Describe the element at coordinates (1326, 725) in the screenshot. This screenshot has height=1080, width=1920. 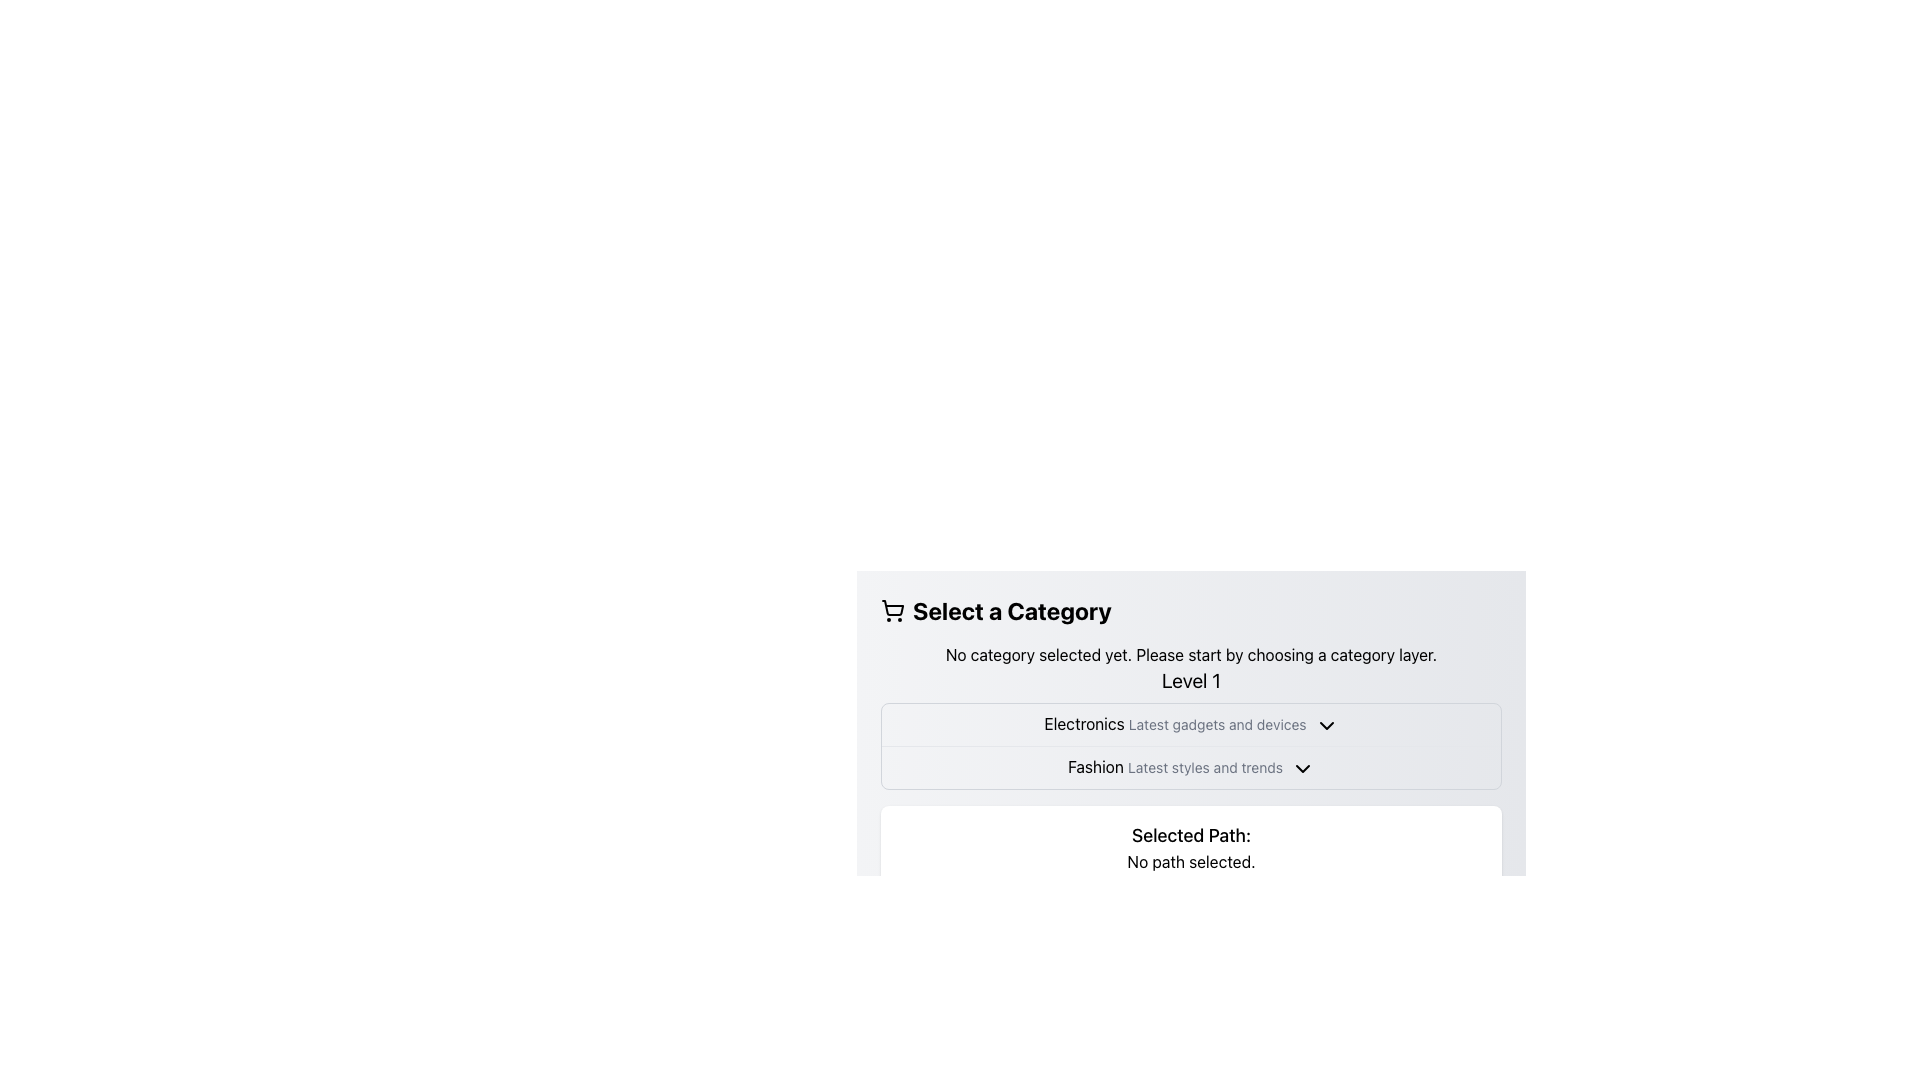
I see `the icon located to the right of the label 'Electronics' in the selector row, which indicates that the associated category can be expanded` at that location.